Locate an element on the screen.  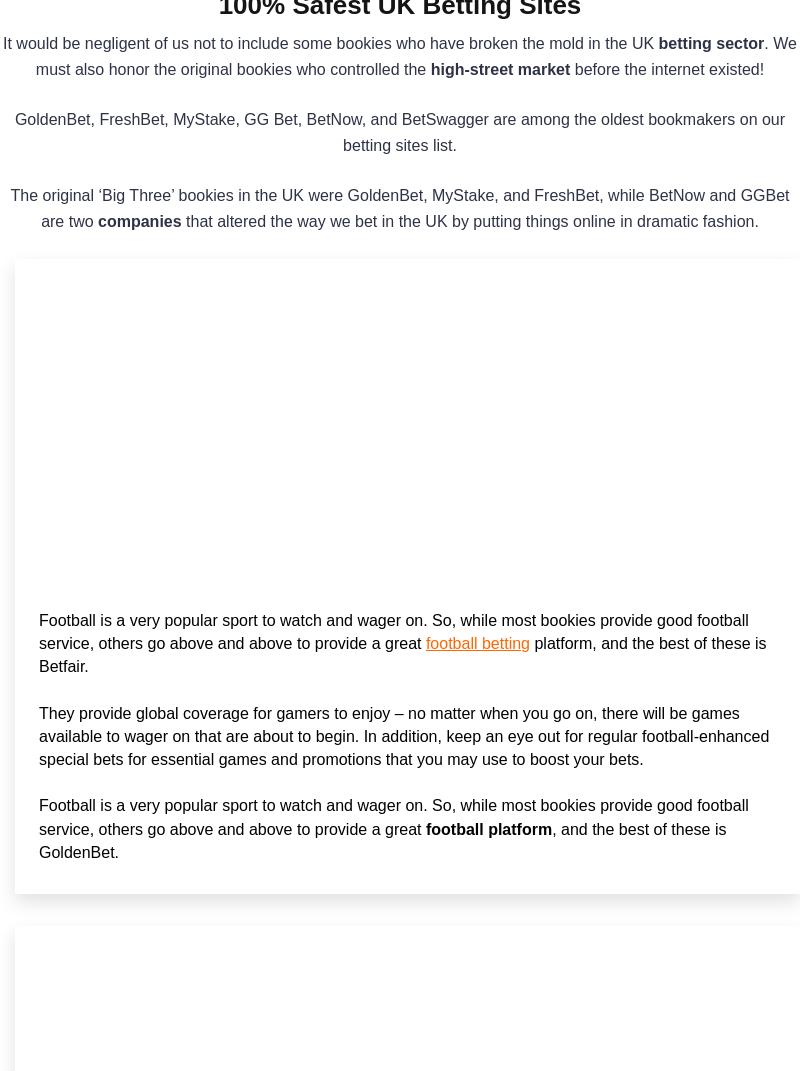
'platform, and the best of these is Betfair.' is located at coordinates (402, 654).